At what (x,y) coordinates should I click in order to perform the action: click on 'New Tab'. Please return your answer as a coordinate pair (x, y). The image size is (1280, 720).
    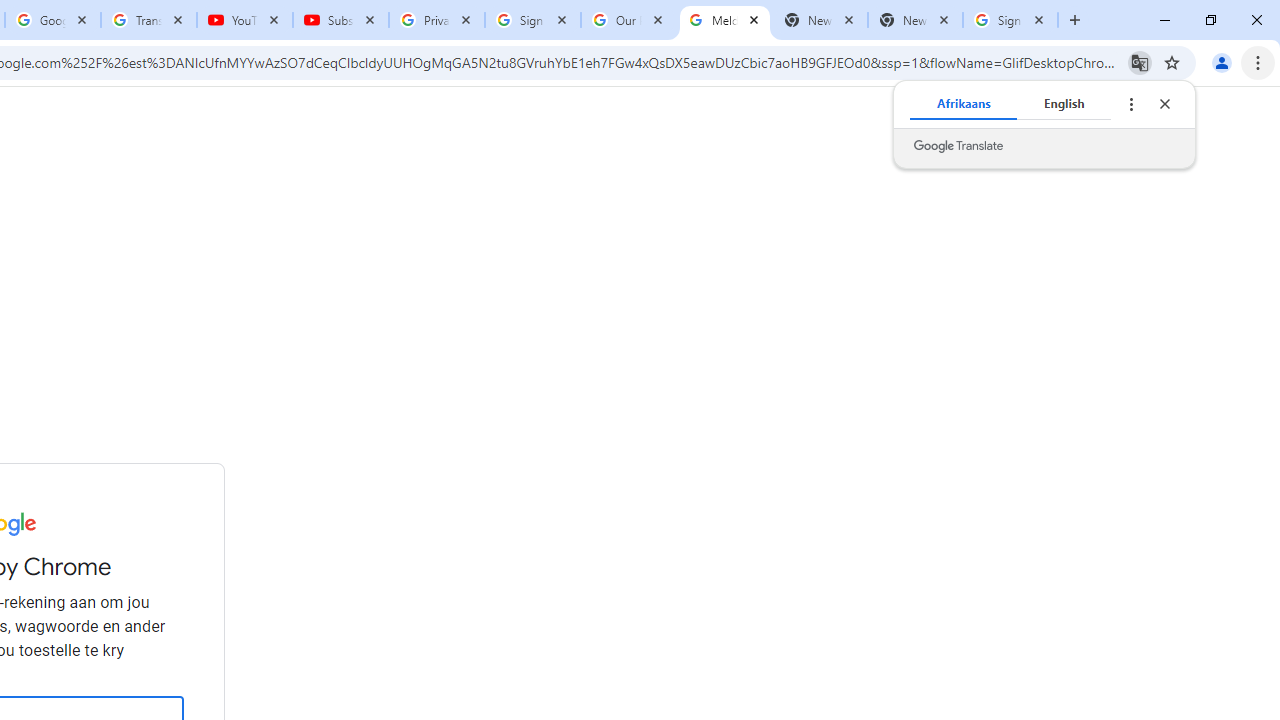
    Looking at the image, I should click on (914, 20).